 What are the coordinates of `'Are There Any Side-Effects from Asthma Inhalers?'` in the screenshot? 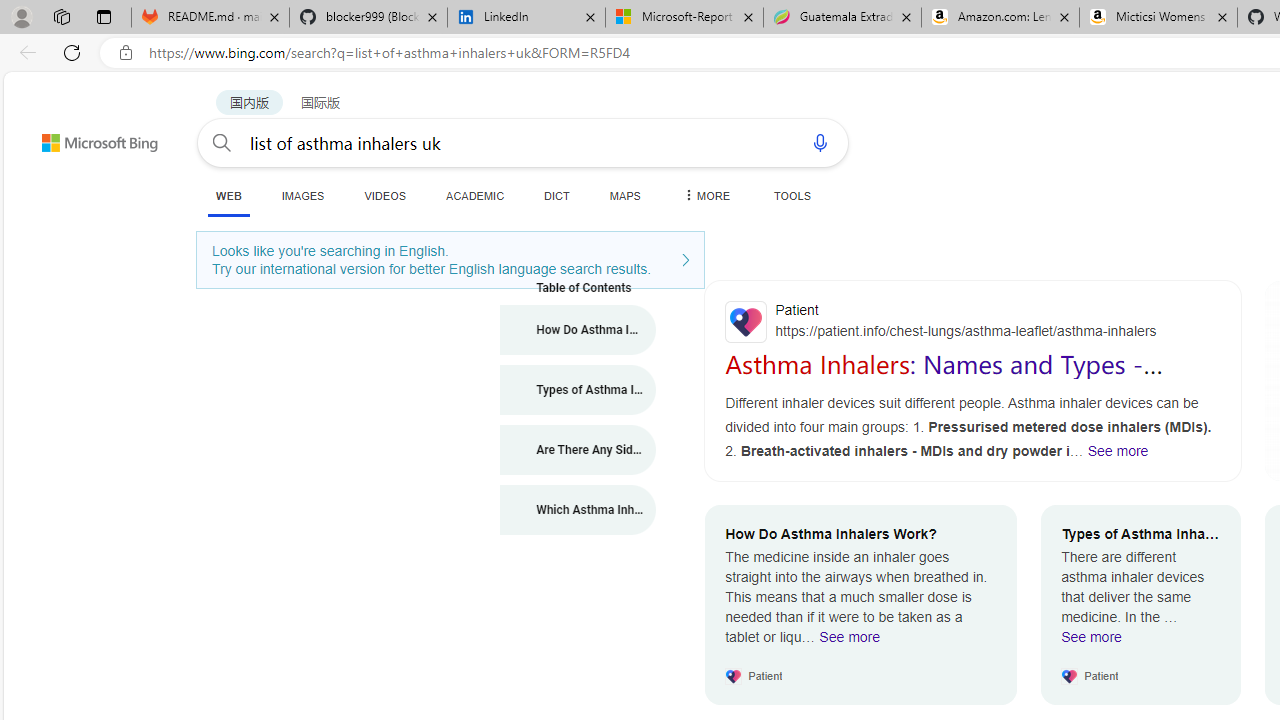 It's located at (577, 450).